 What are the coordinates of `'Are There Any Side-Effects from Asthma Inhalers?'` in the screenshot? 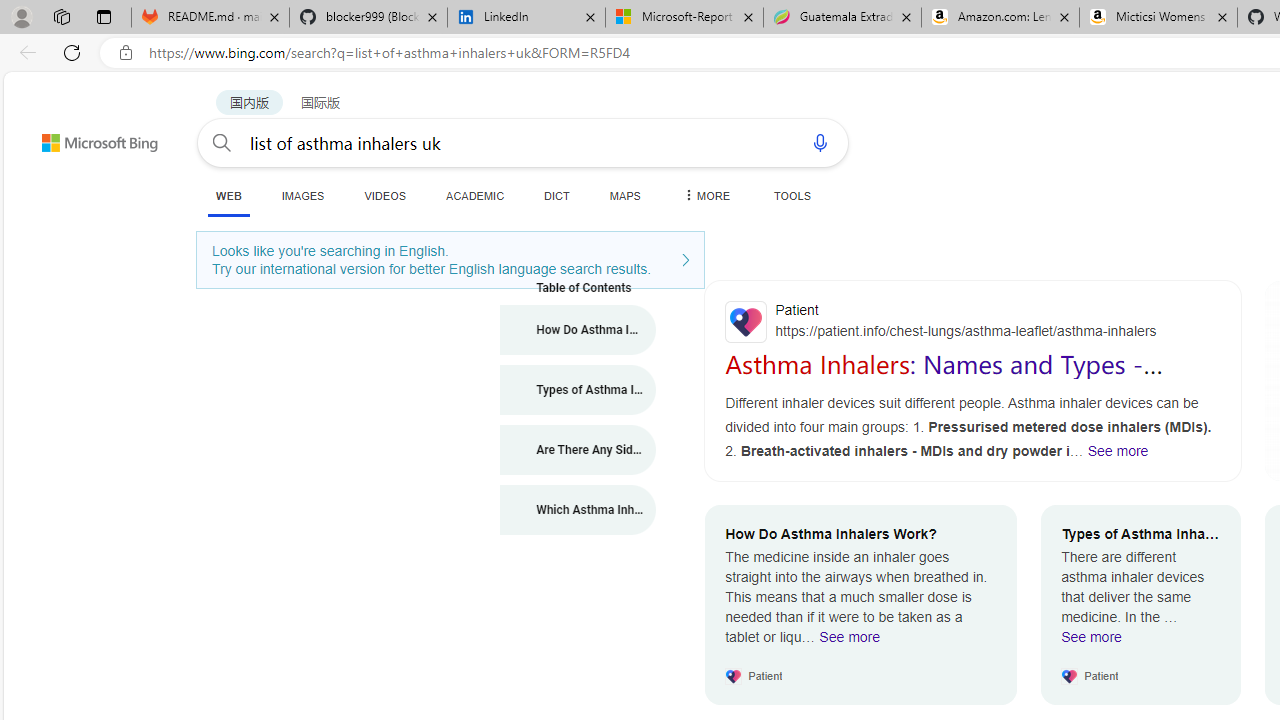 It's located at (577, 450).